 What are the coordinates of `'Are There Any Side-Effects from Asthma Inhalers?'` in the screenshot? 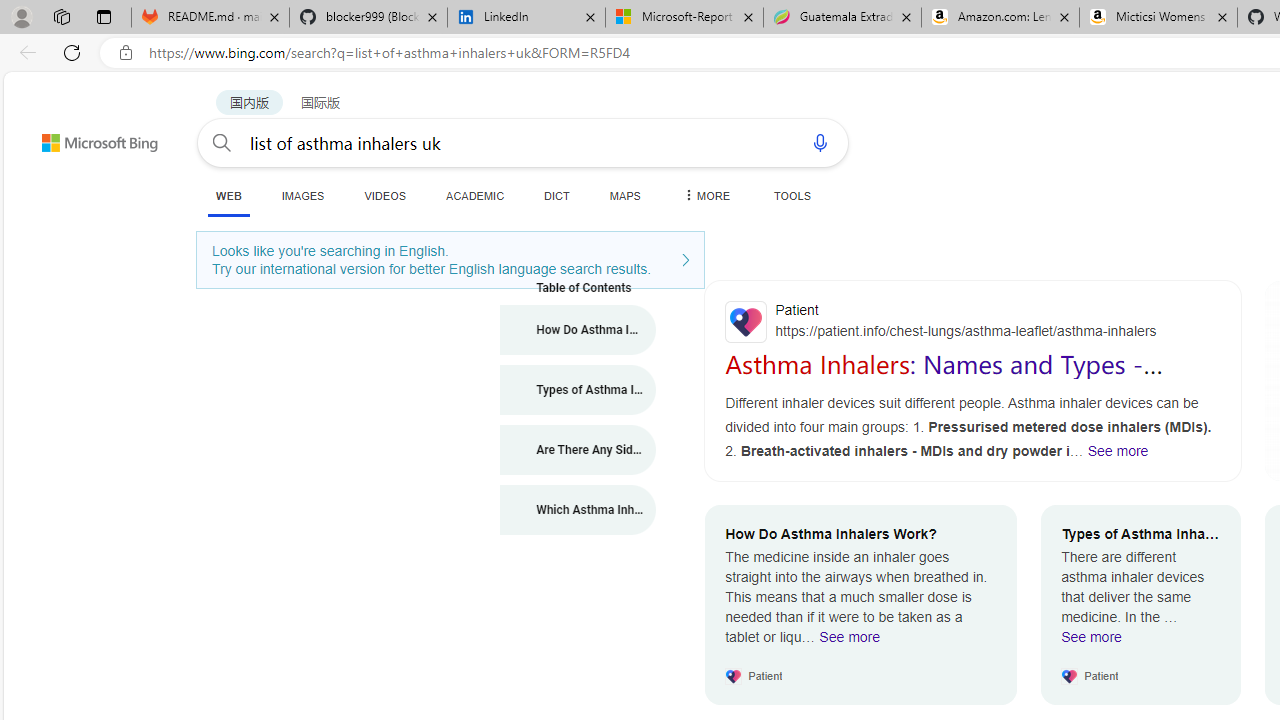 It's located at (577, 450).